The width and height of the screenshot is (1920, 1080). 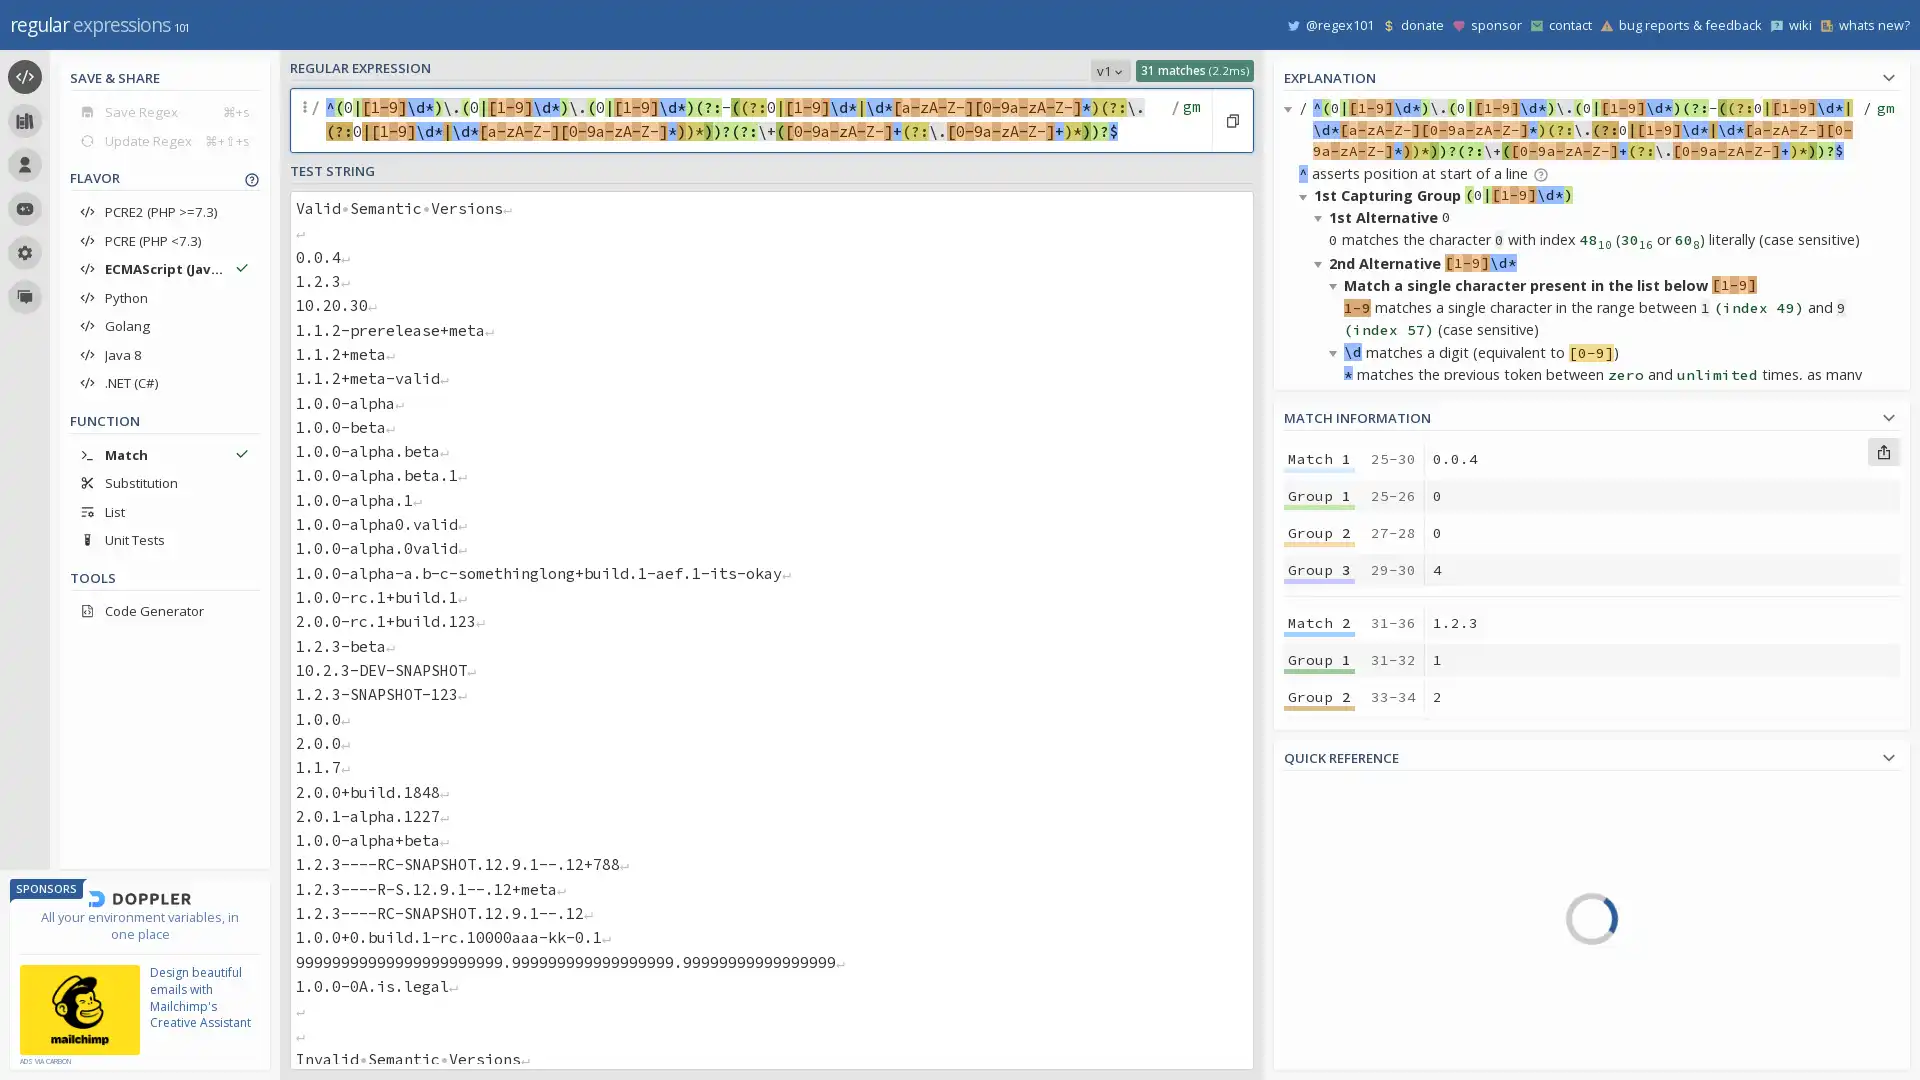 What do you see at coordinates (1306, 443) in the screenshot?
I see `Collapse Subtree` at bounding box center [1306, 443].